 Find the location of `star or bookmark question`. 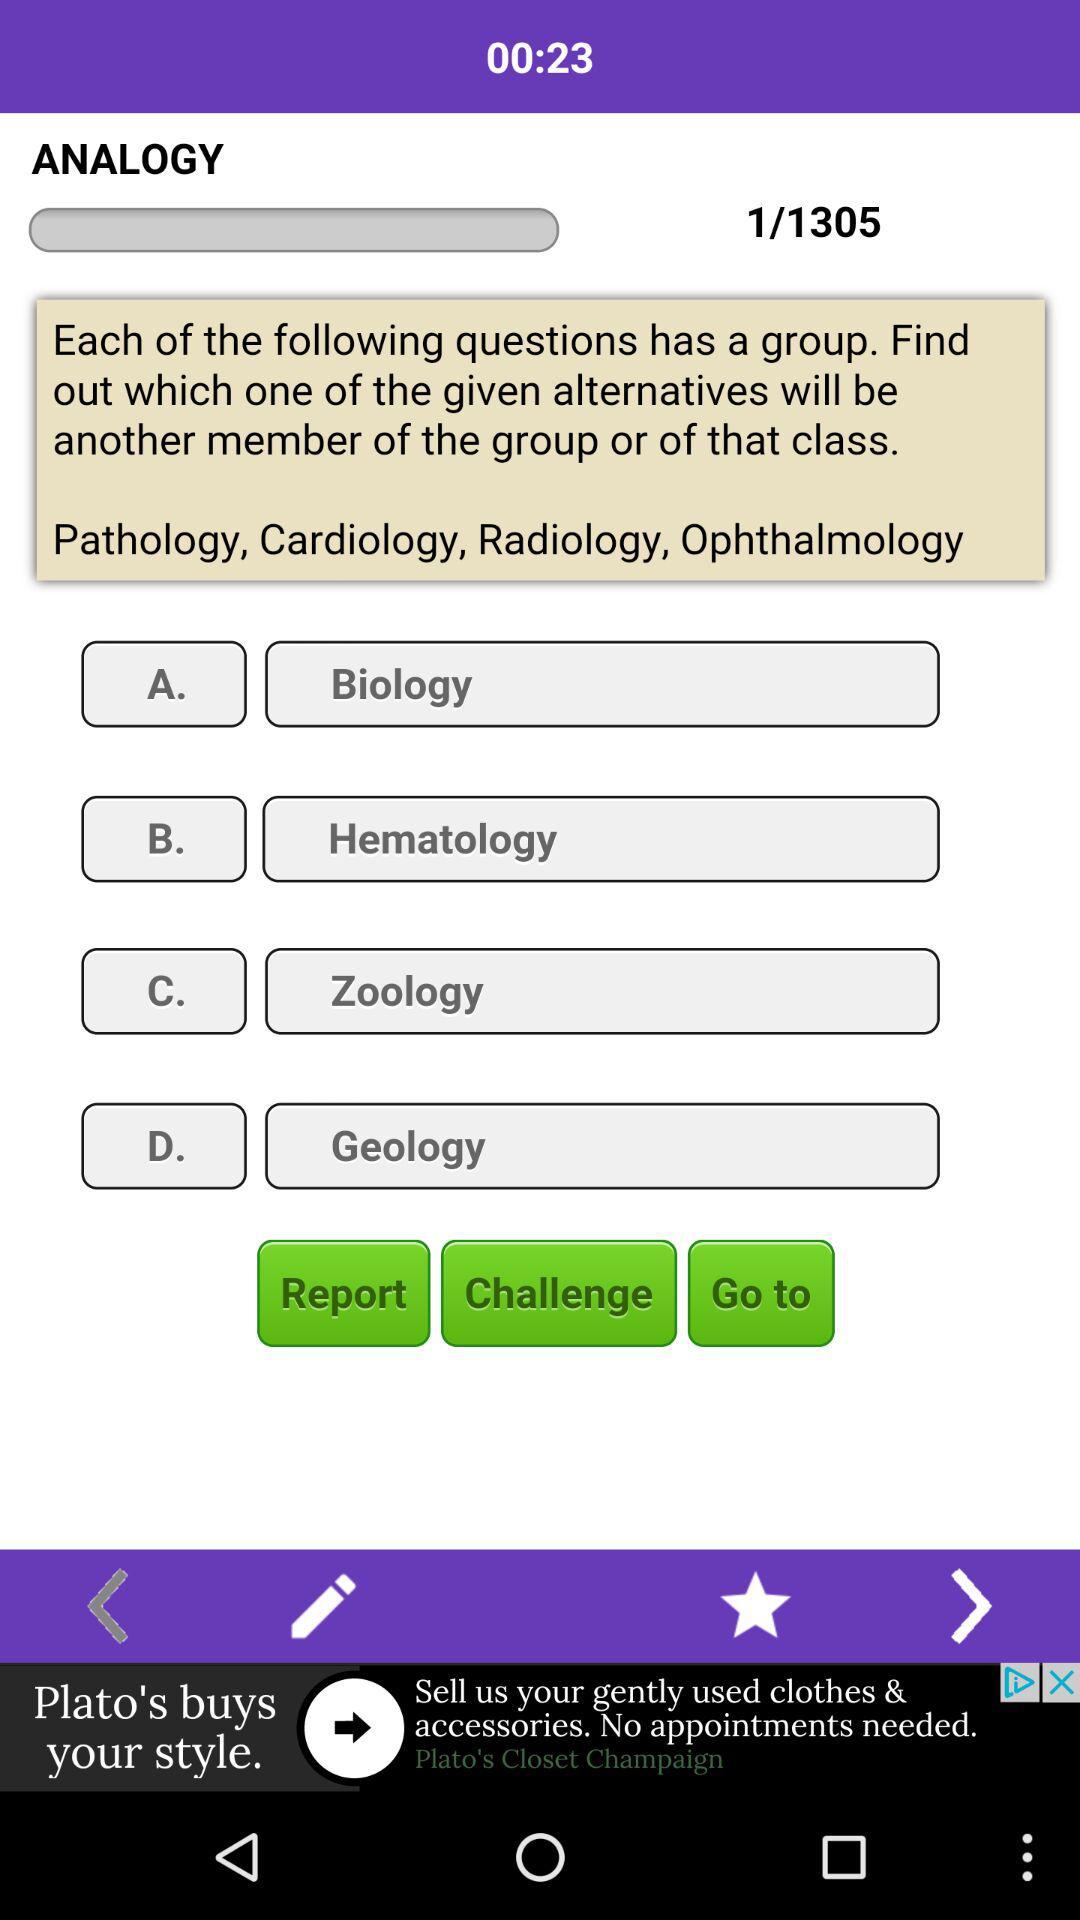

star or bookmark question is located at coordinates (755, 1606).